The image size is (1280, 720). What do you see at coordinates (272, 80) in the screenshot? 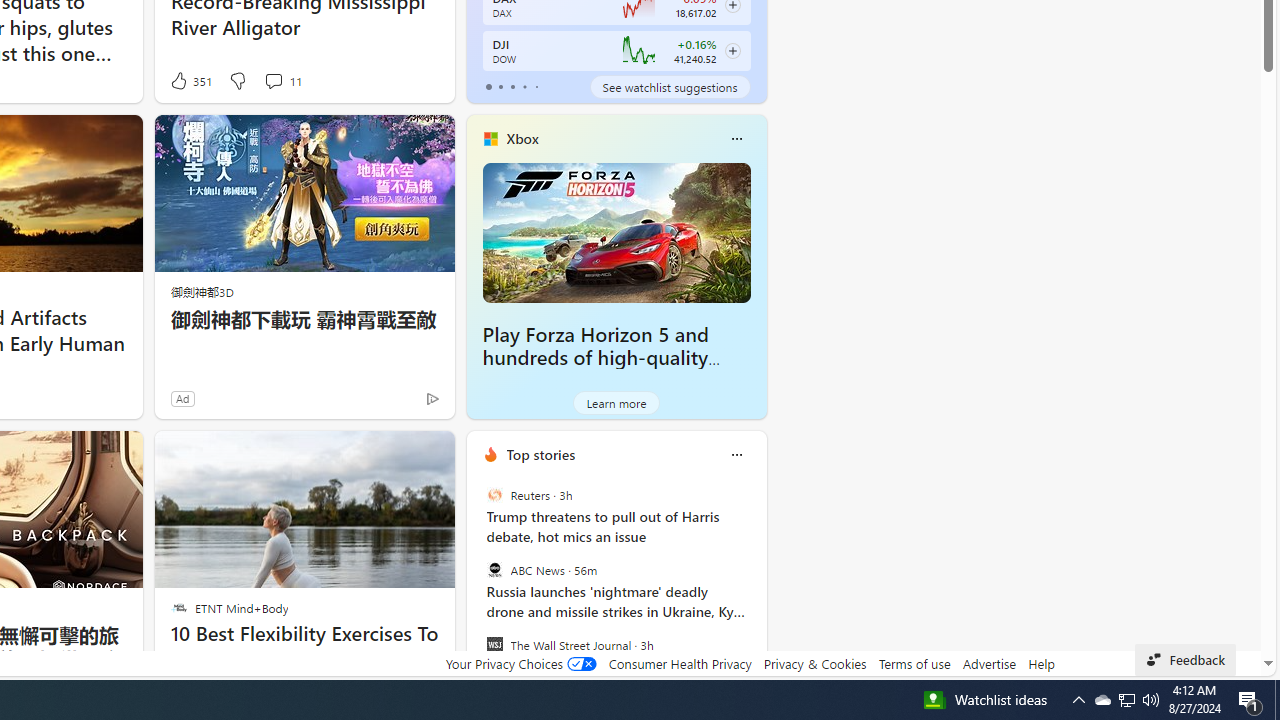
I see `'View comments 11 Comment'` at bounding box center [272, 80].